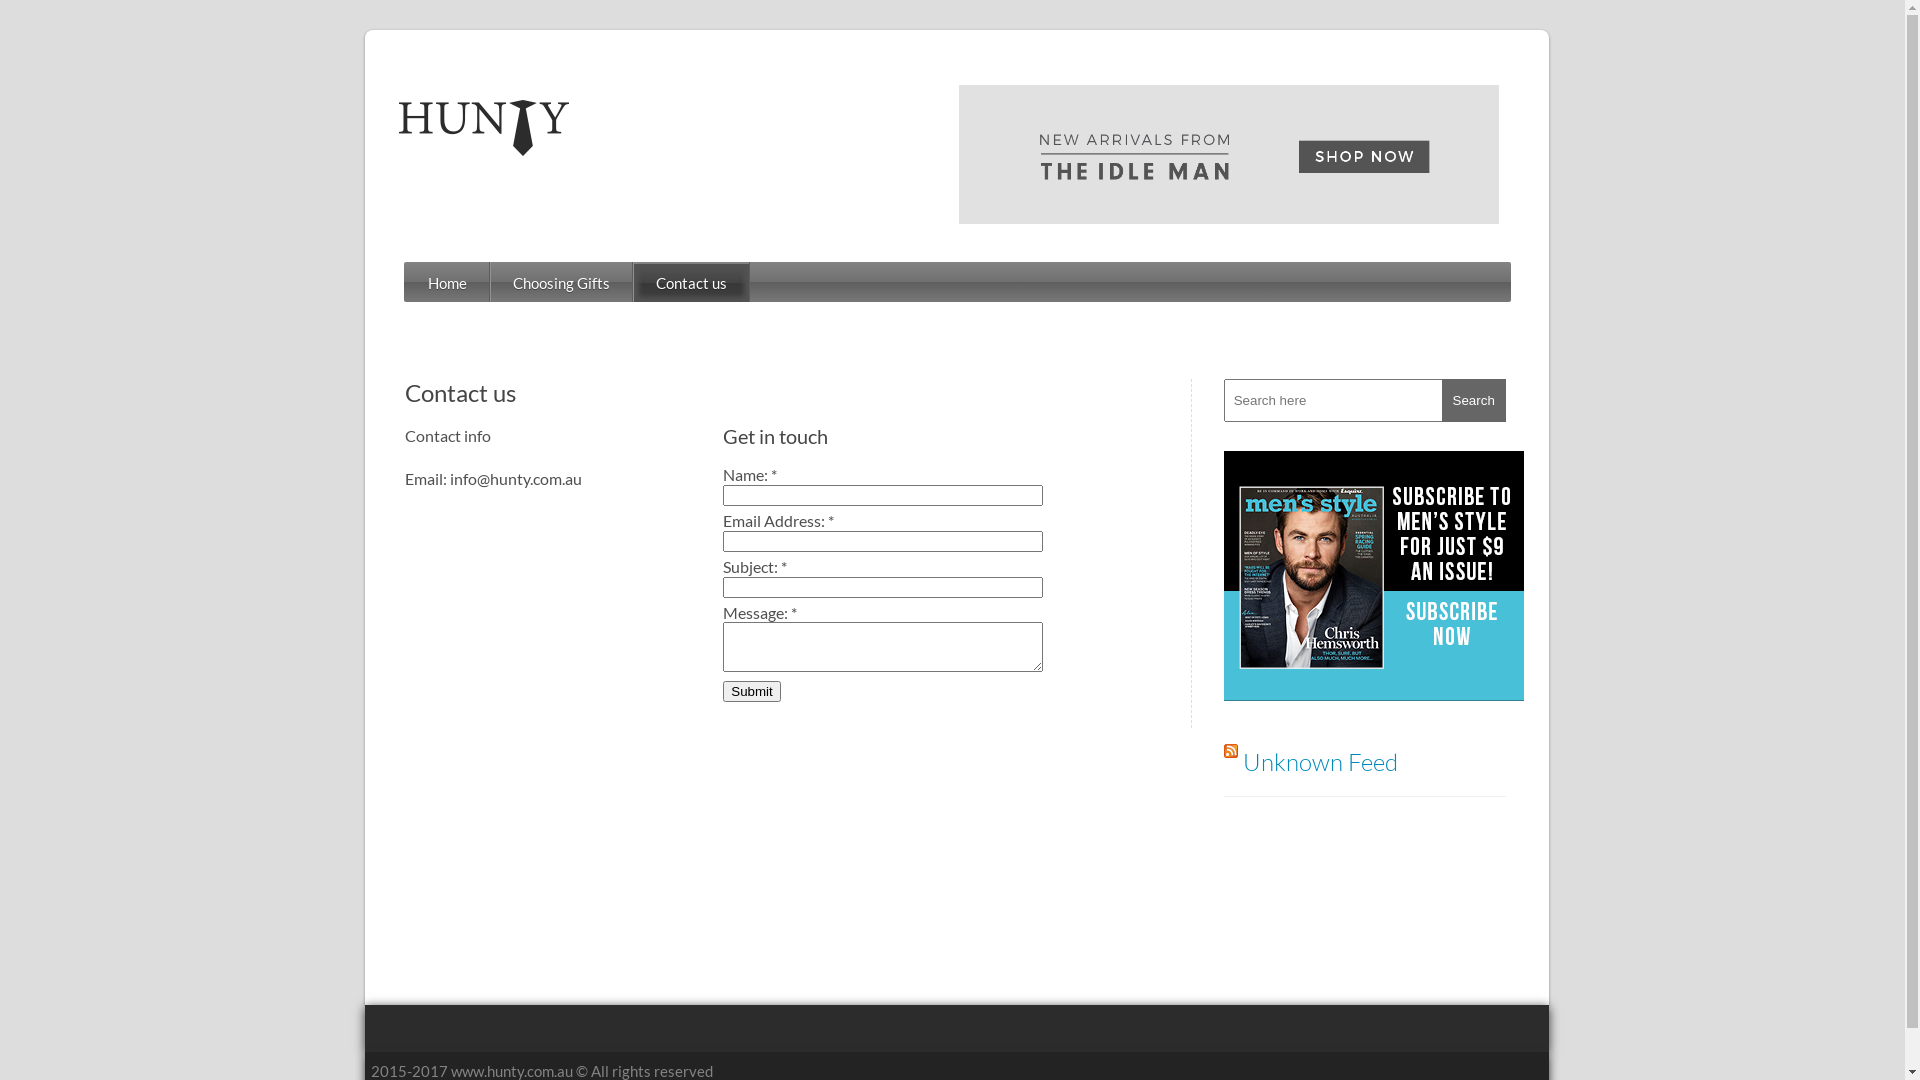  Describe the element at coordinates (490, 282) in the screenshot. I see `'Choosing Gifts'` at that location.